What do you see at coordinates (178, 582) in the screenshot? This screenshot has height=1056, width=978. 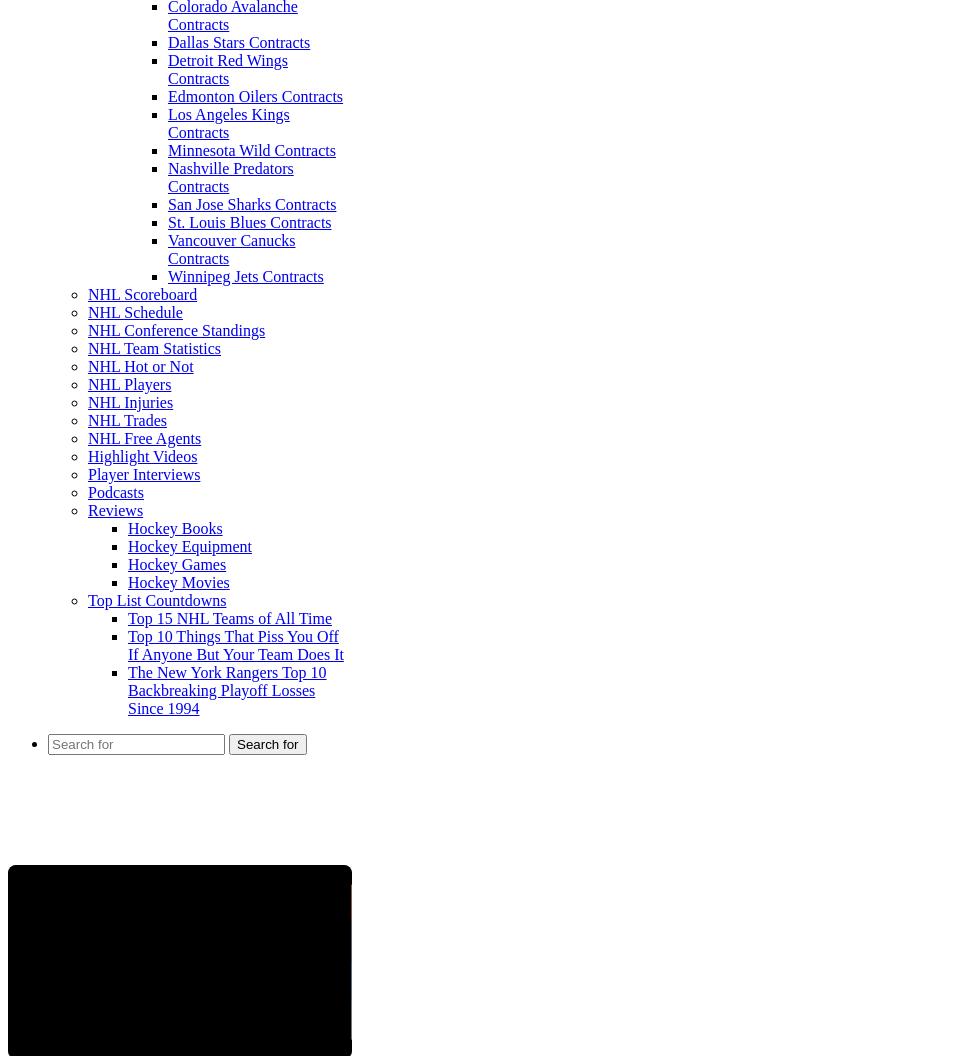 I see `'Hockey Movies'` at bounding box center [178, 582].